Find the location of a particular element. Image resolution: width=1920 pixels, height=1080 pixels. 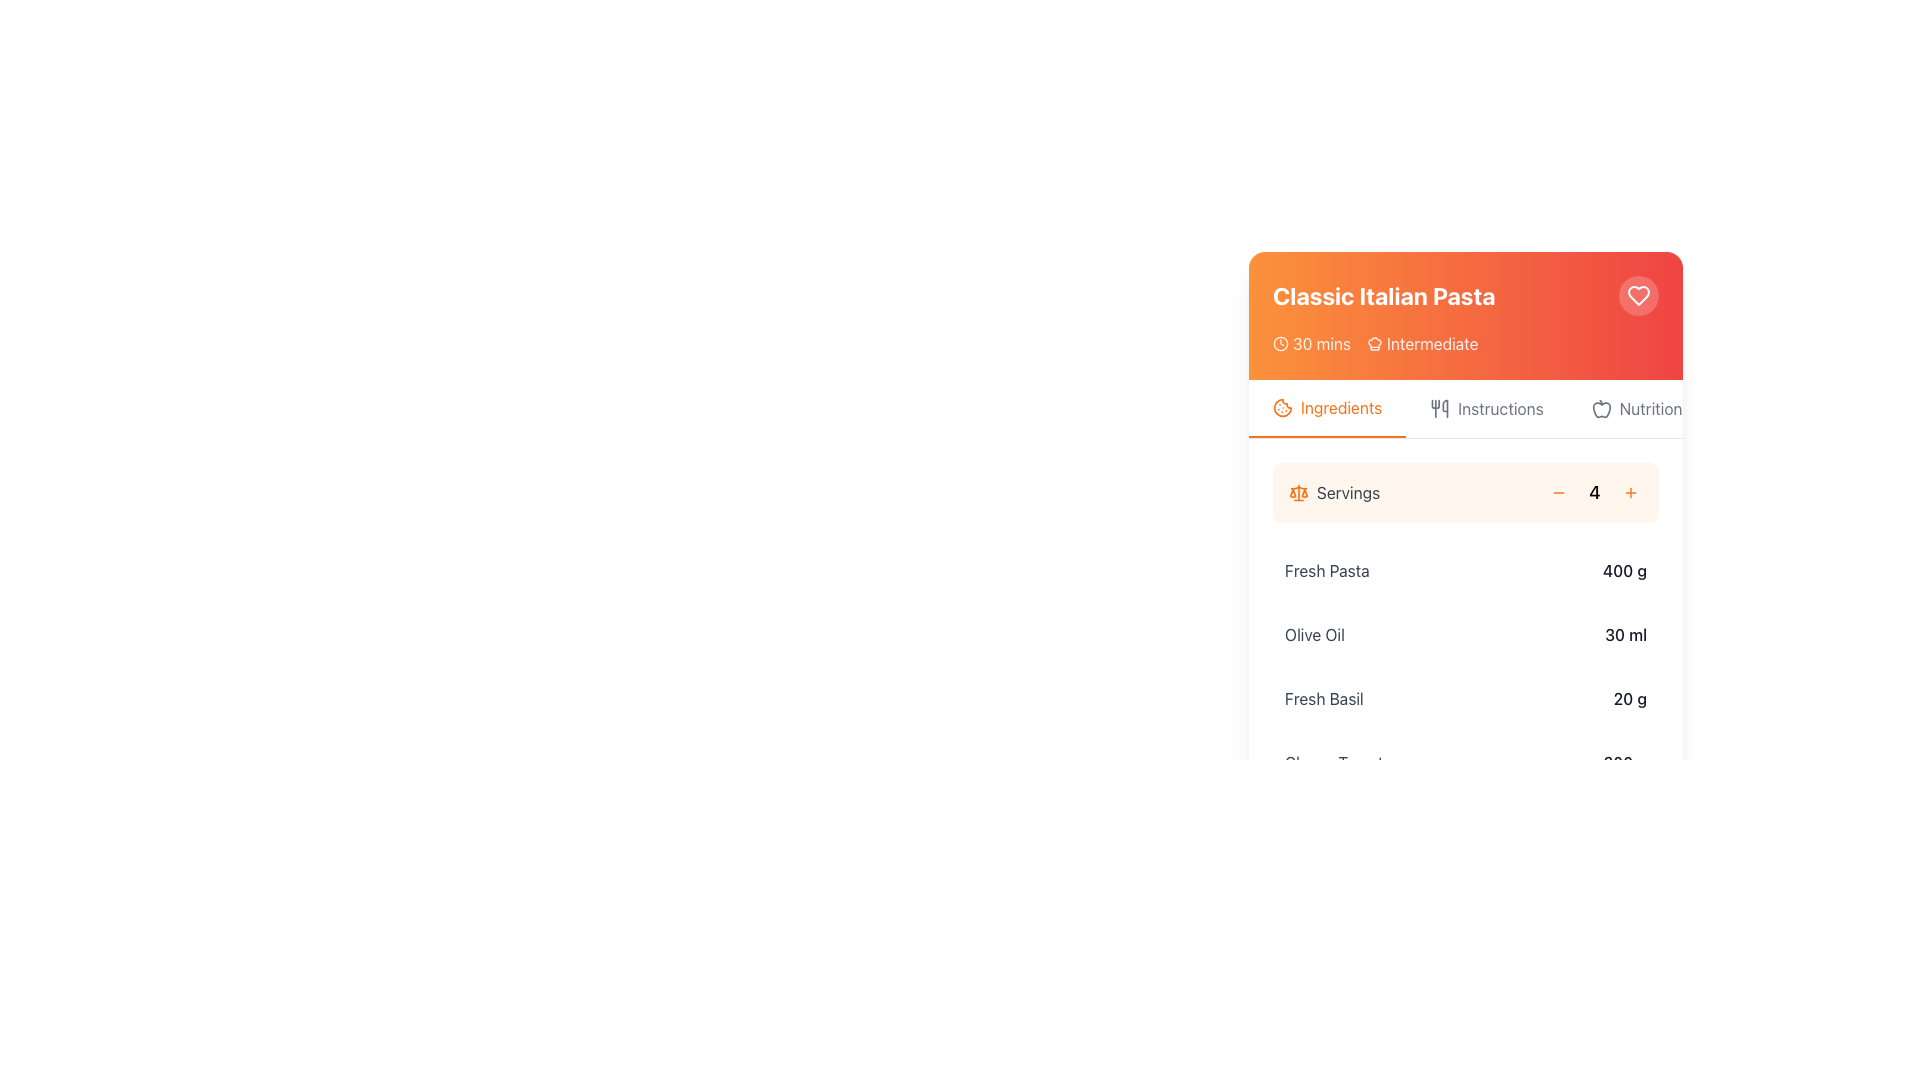

the decorative icon resembling a fork and spoon is located at coordinates (1440, 407).